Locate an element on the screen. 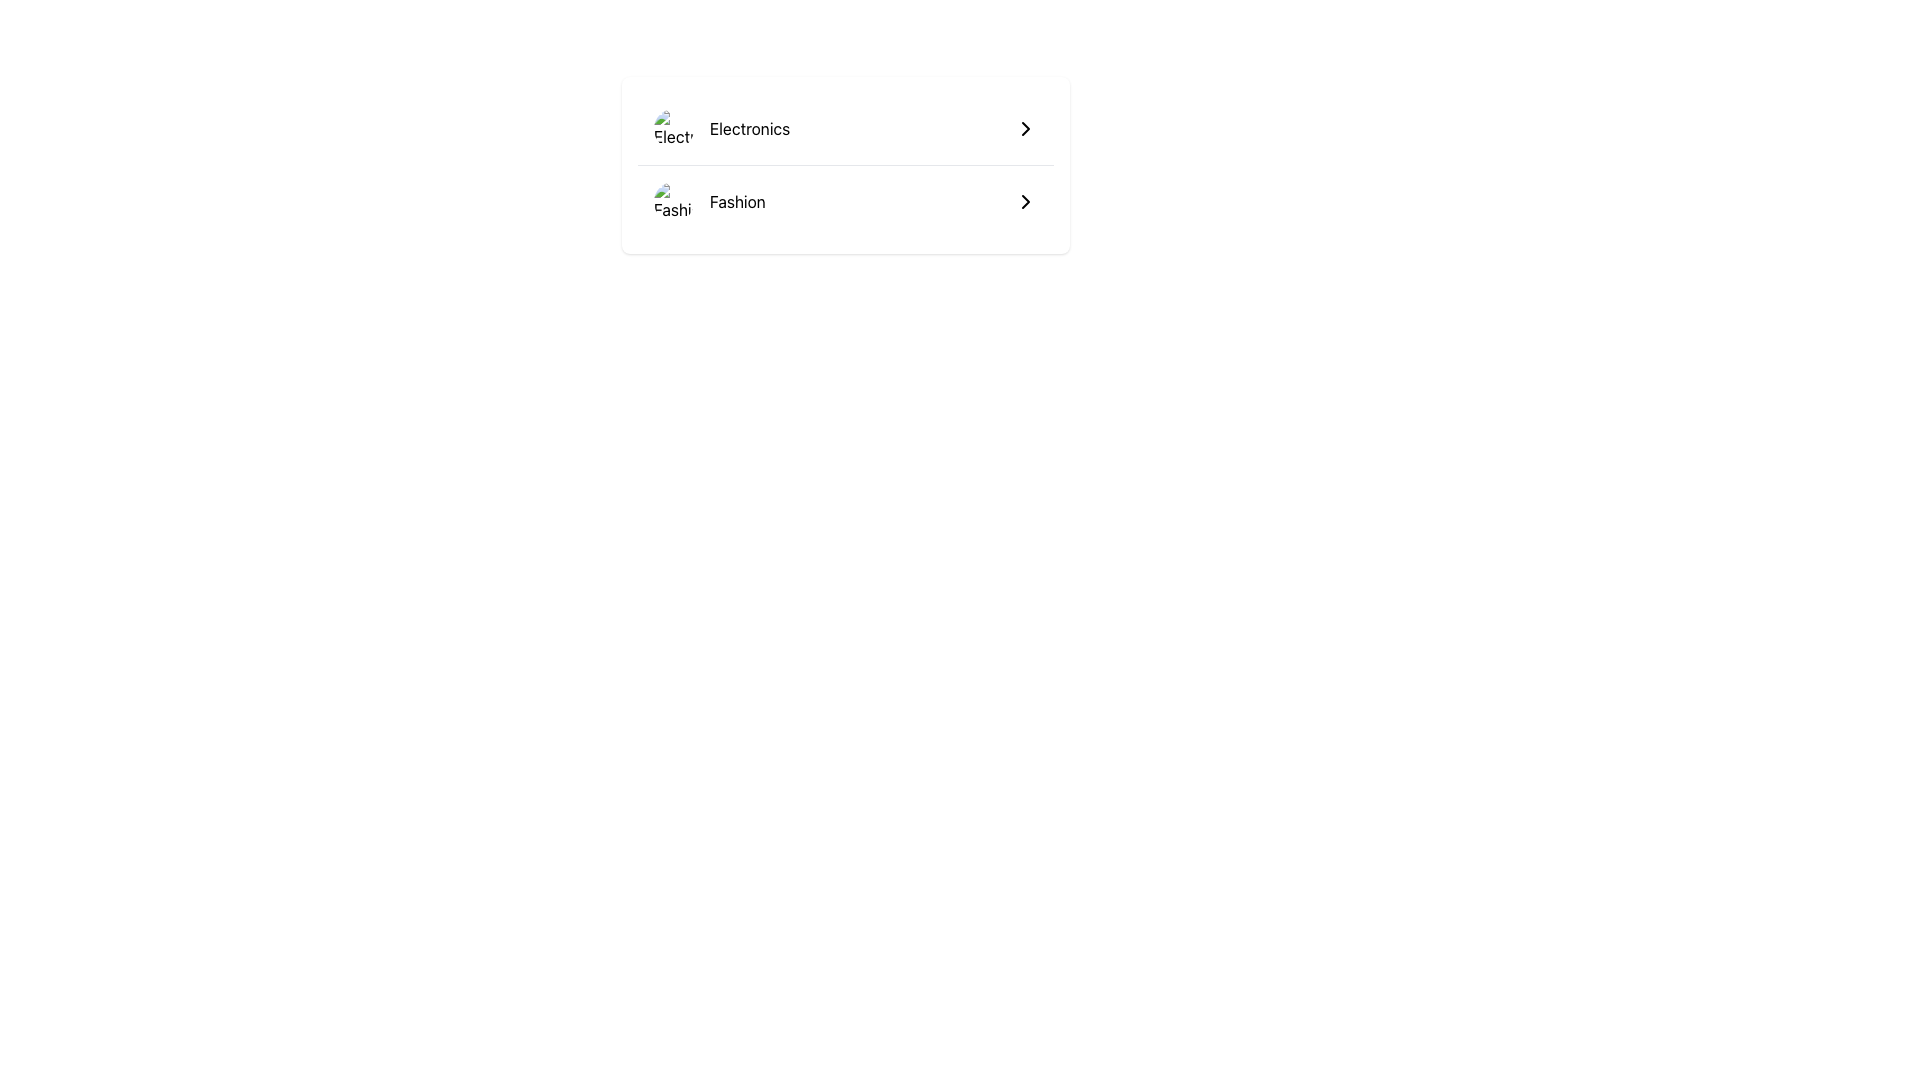  the chevron icon pointing to the right, which is located to the right of the 'Electronics' list item is located at coordinates (1026, 128).